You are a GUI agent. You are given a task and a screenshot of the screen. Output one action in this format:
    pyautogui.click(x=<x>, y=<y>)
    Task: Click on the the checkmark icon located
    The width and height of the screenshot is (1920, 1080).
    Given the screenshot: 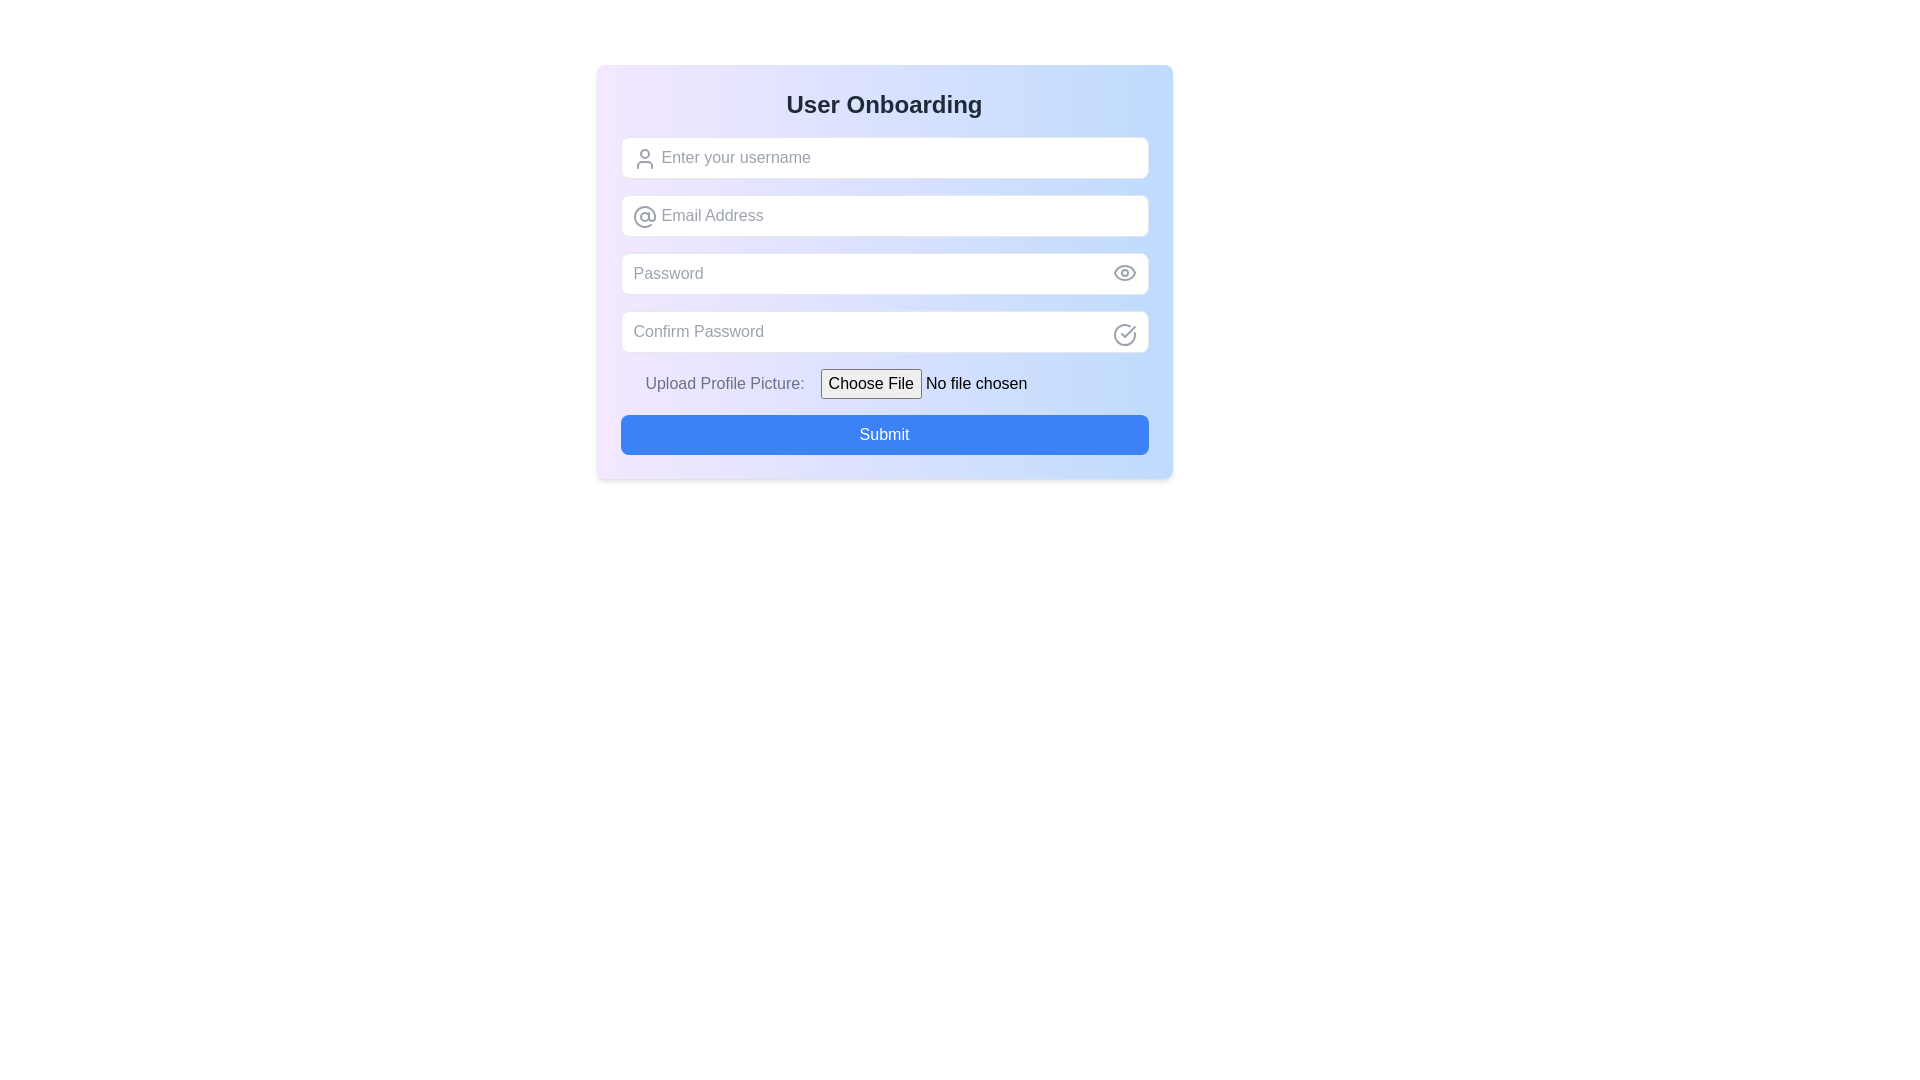 What is the action you would take?
    pyautogui.click(x=1128, y=330)
    